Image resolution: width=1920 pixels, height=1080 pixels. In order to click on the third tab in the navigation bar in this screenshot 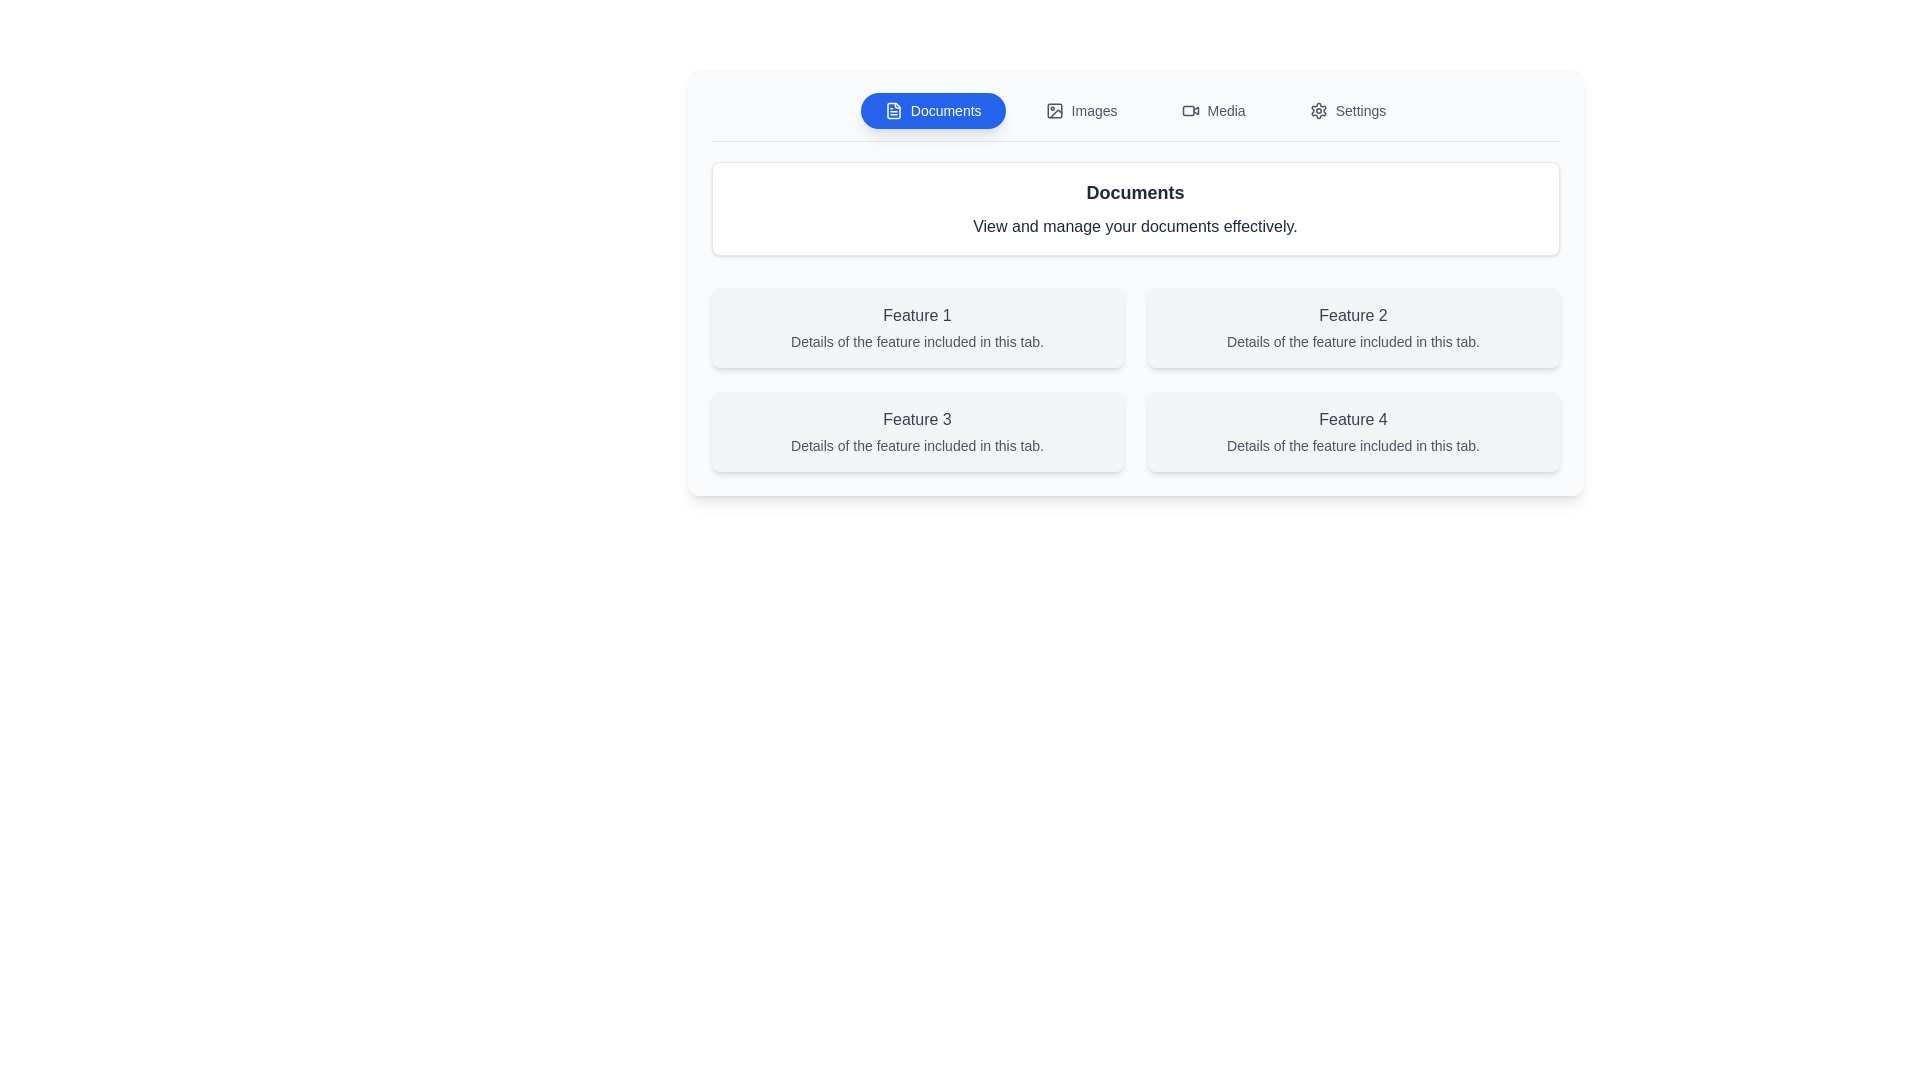, I will do `click(1212, 111)`.